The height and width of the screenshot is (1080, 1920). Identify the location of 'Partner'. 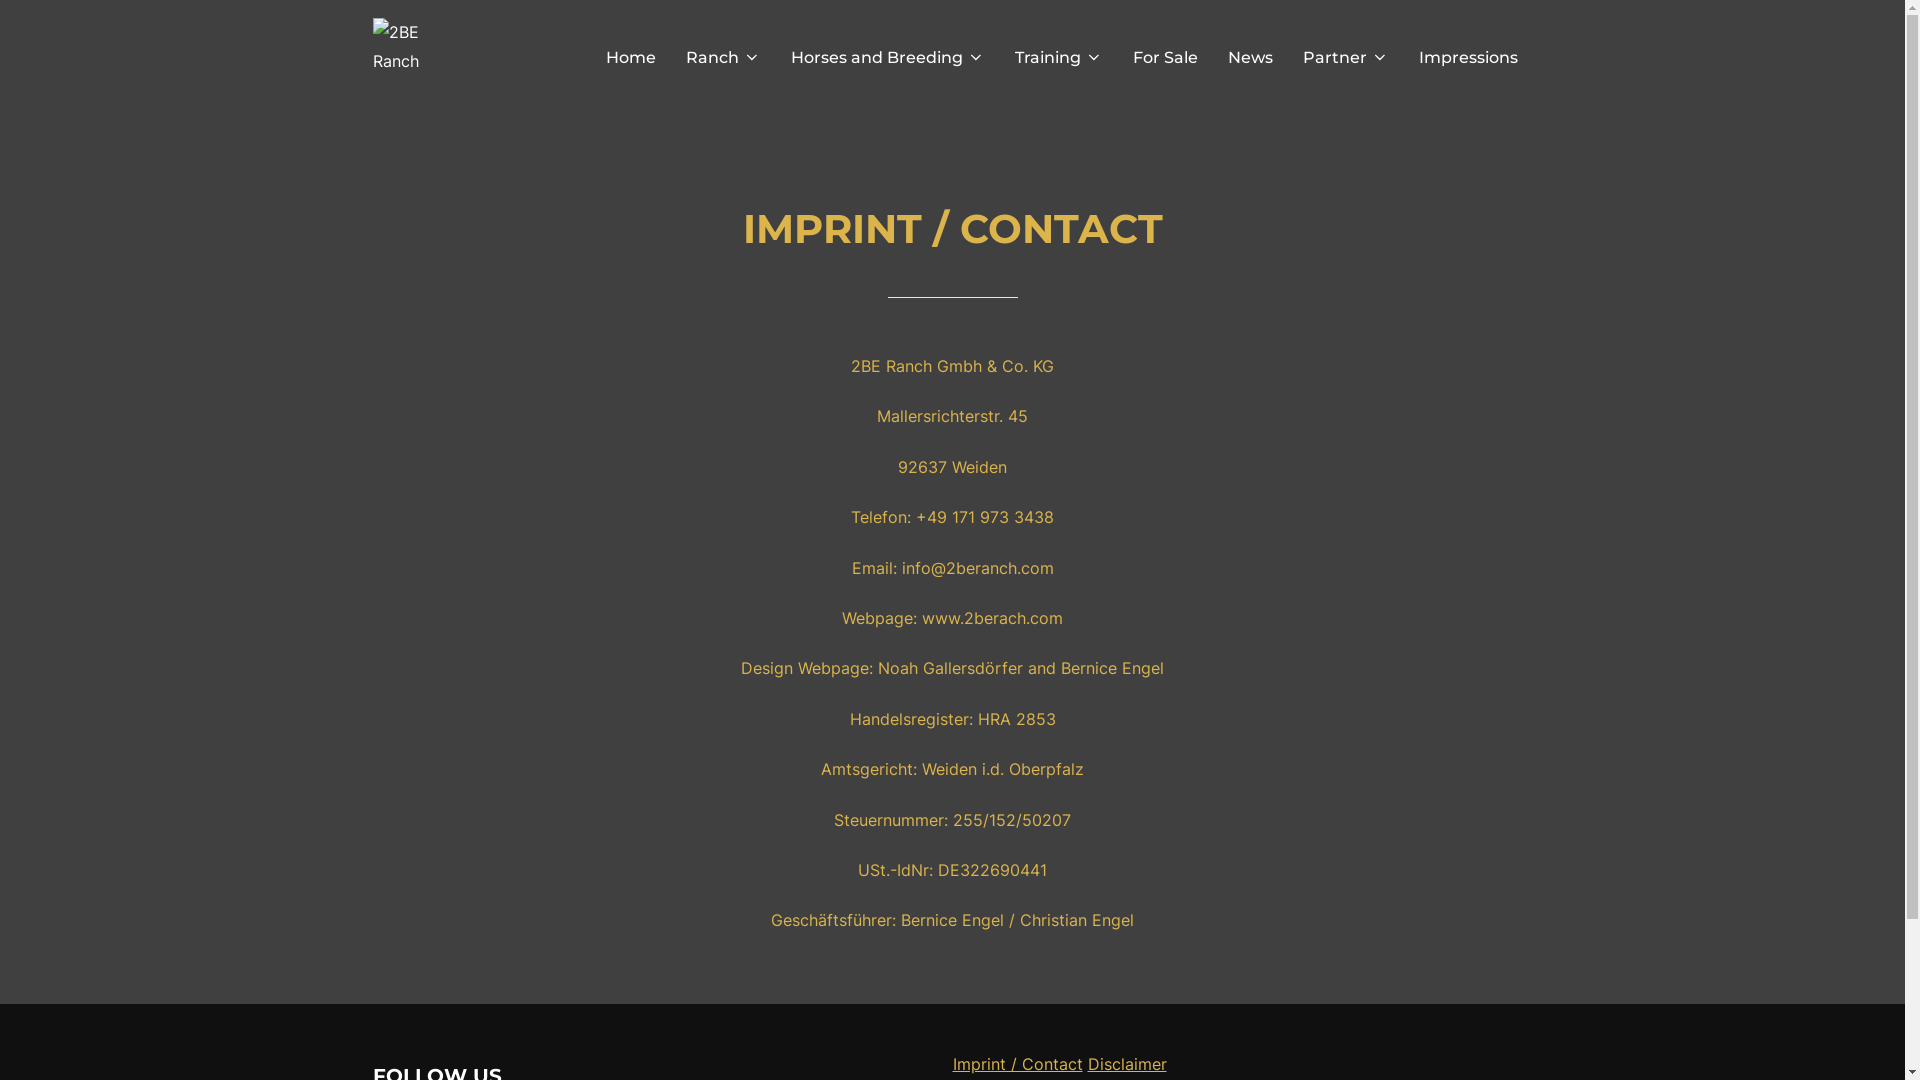
(1344, 56).